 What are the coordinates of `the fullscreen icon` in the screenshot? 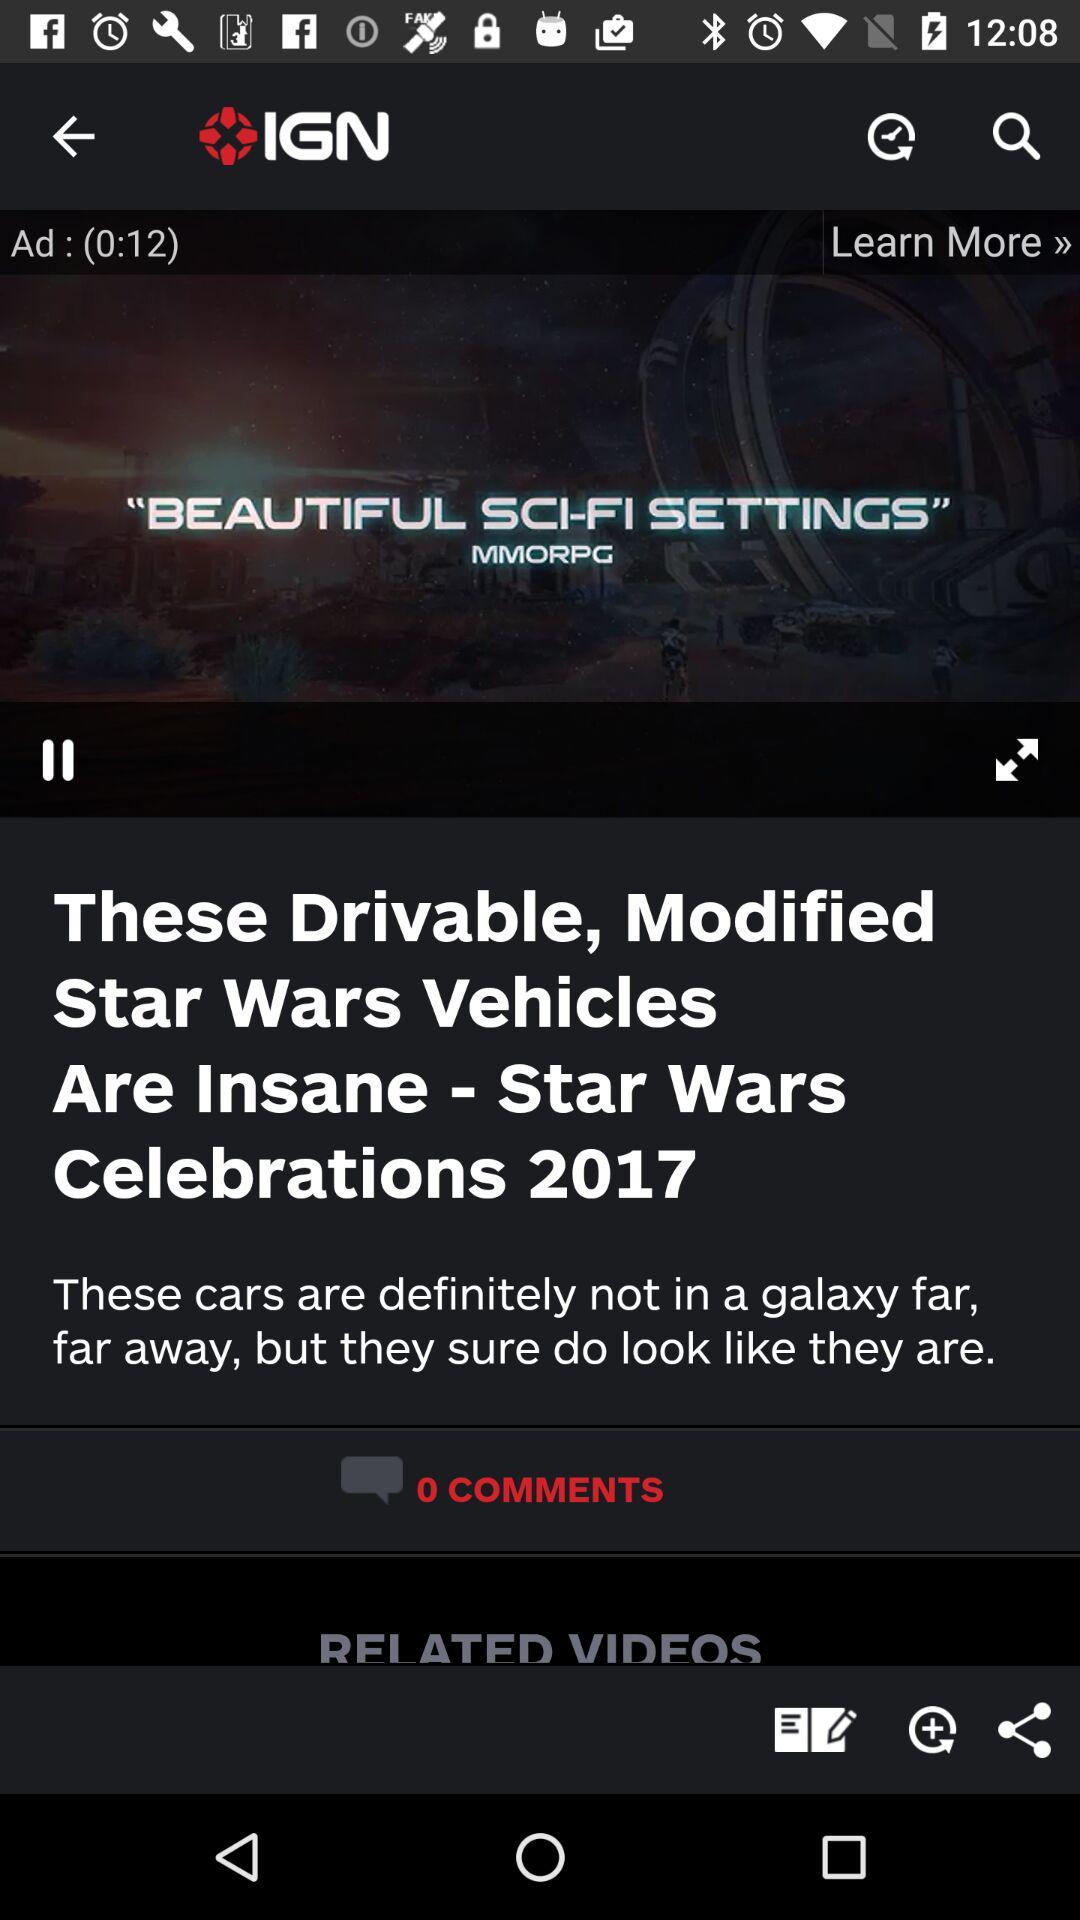 It's located at (1027, 758).